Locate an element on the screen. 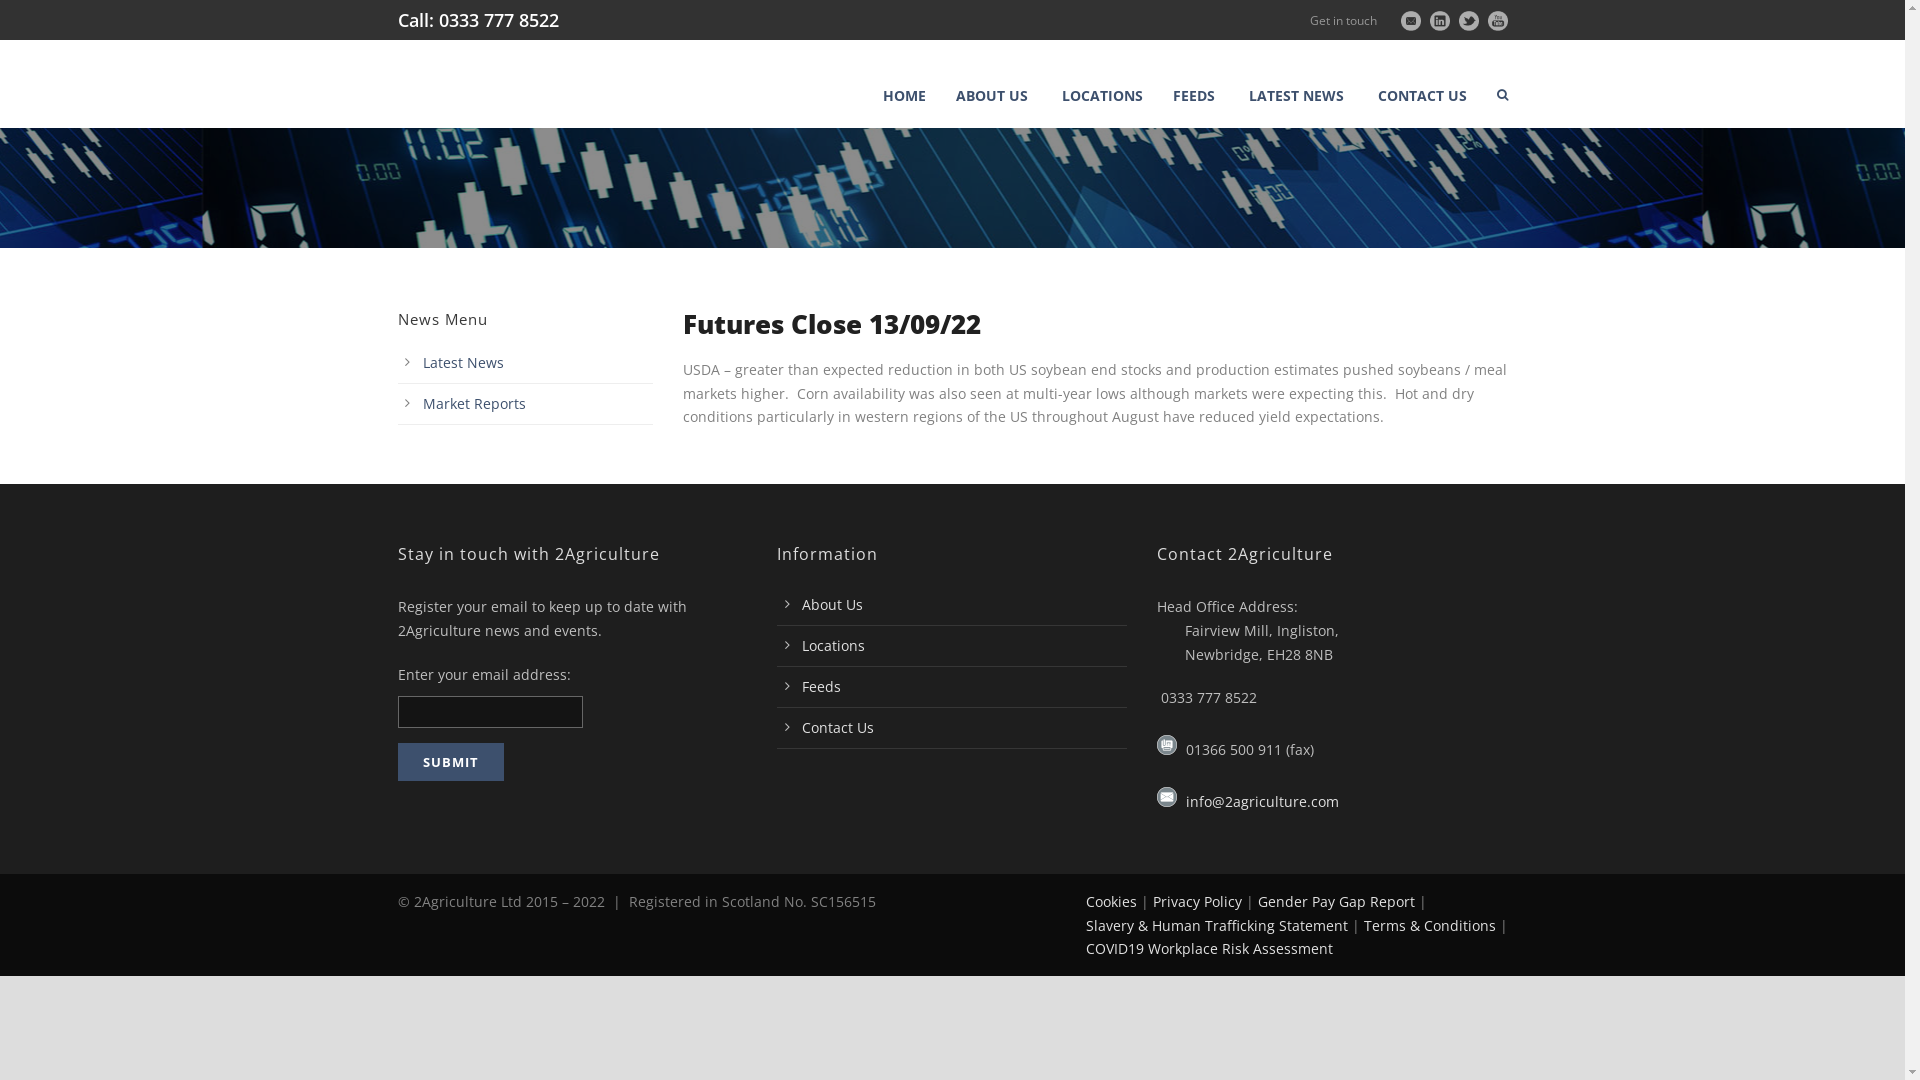 The height and width of the screenshot is (1080, 1920). 'Locations' is located at coordinates (833, 645).